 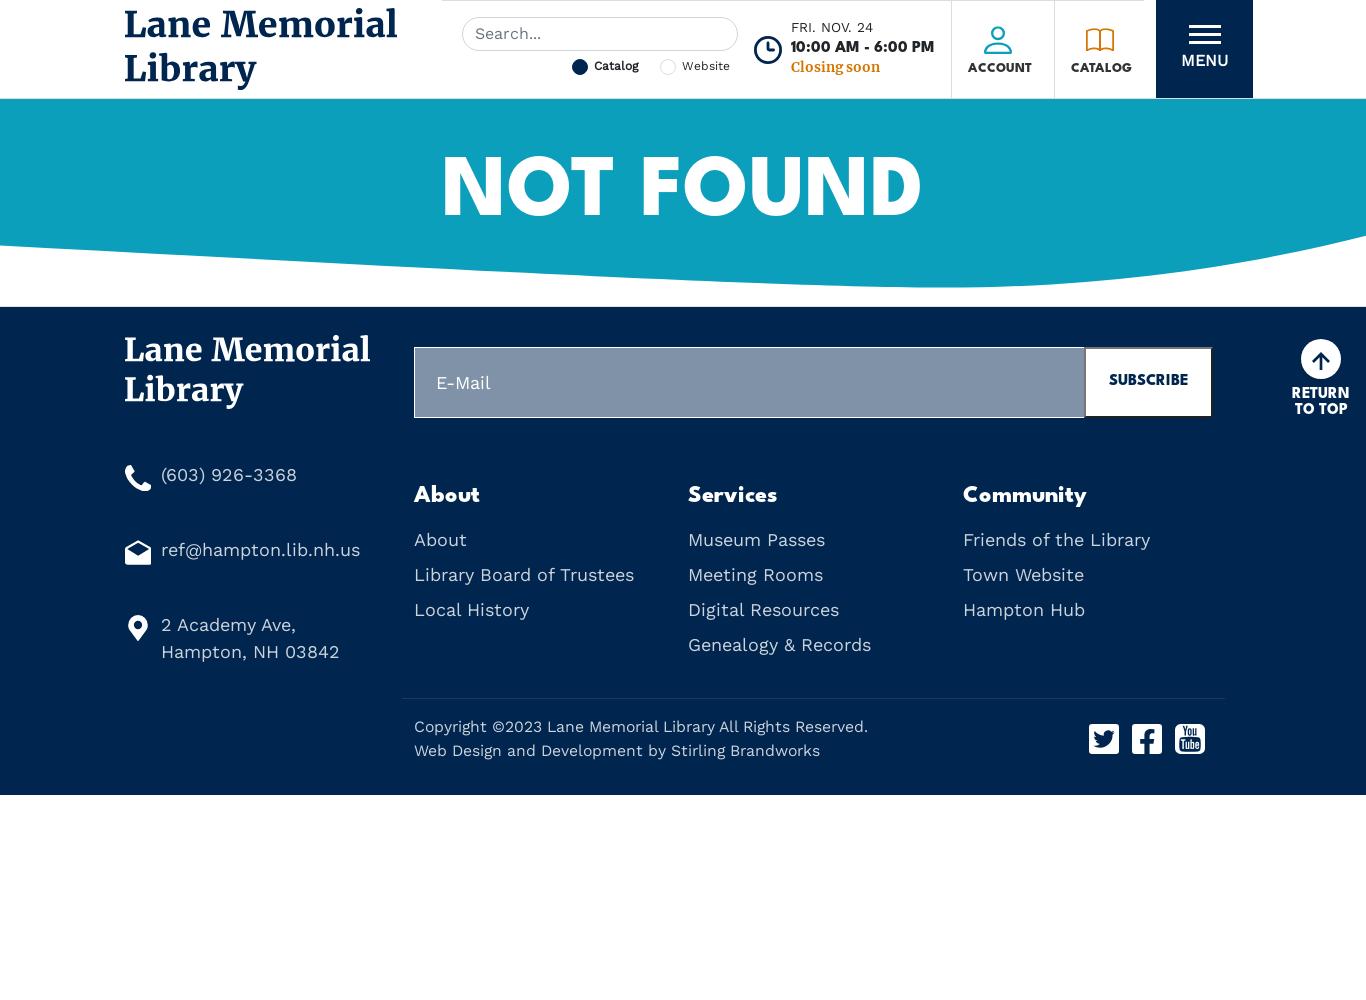 I want to click on 'Friends of the Library', so click(x=1054, y=539).